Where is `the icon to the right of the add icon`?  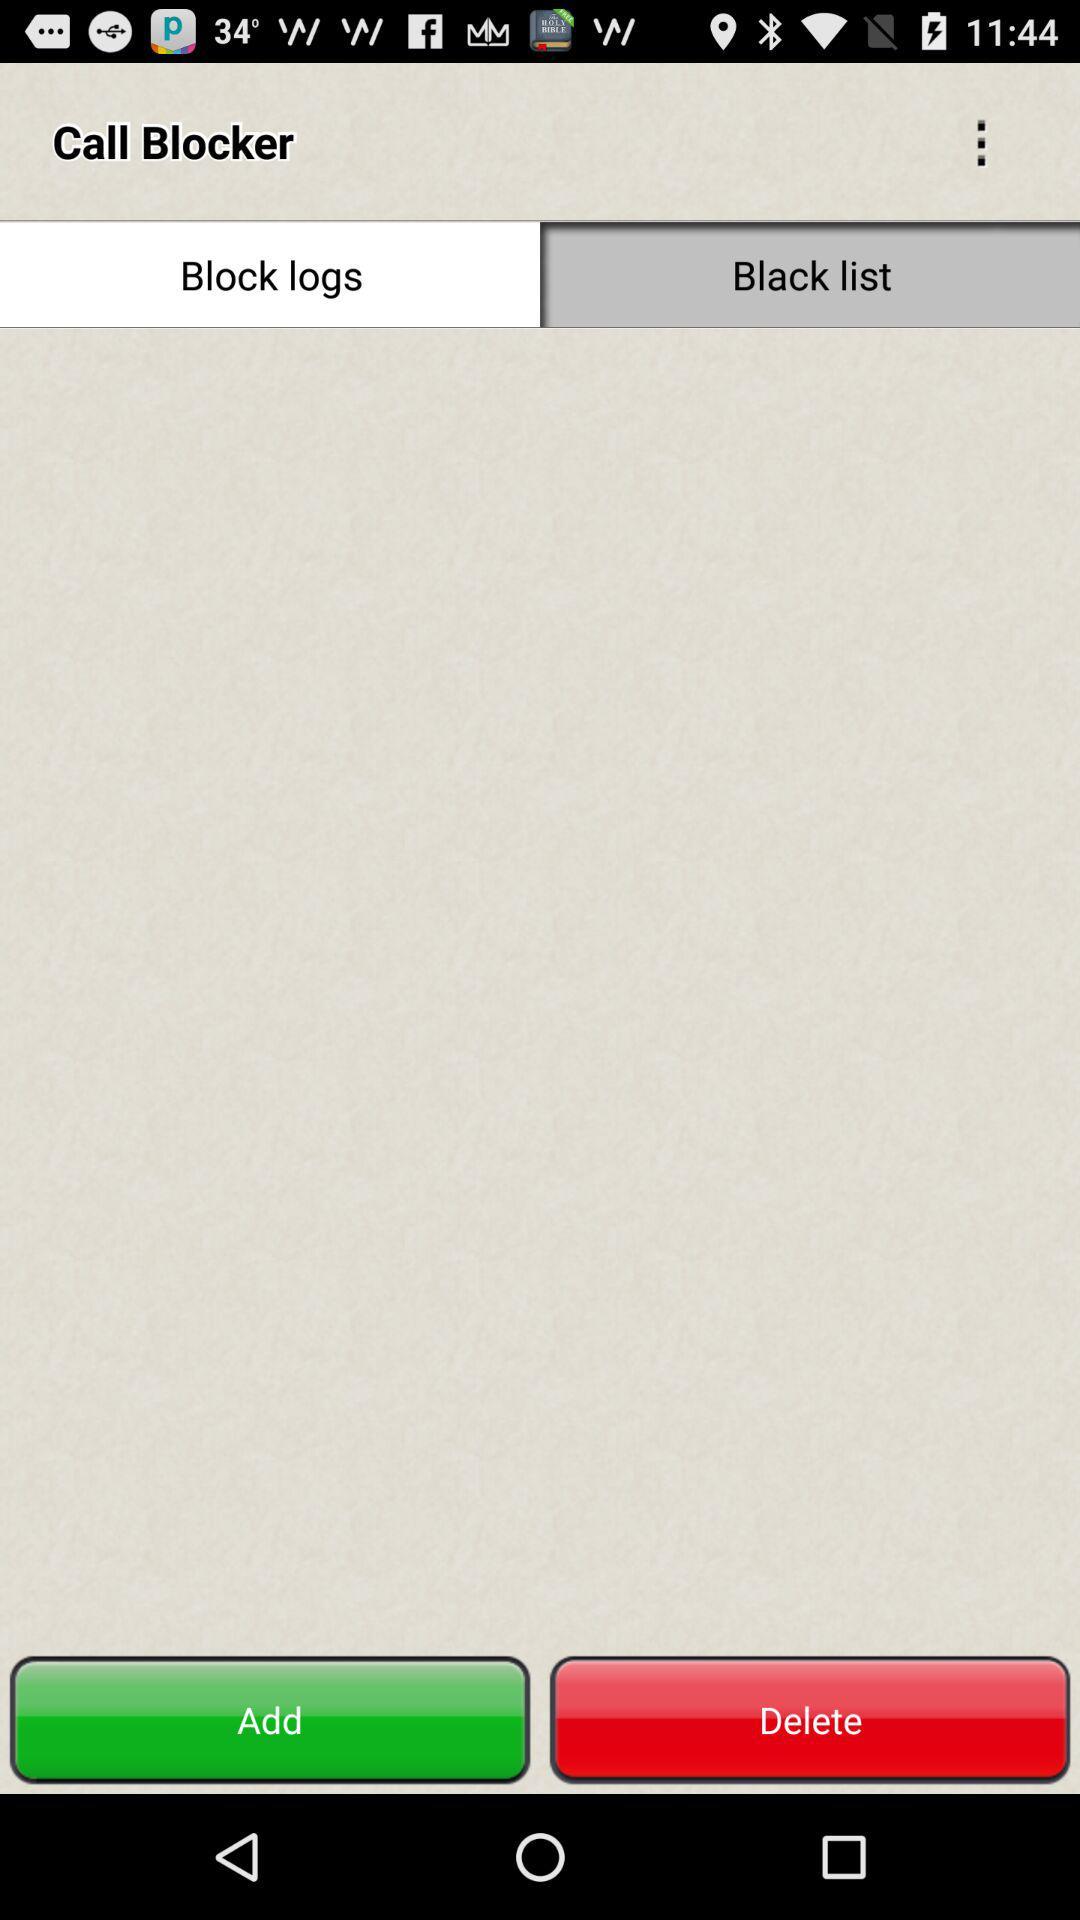 the icon to the right of the add icon is located at coordinates (810, 1719).